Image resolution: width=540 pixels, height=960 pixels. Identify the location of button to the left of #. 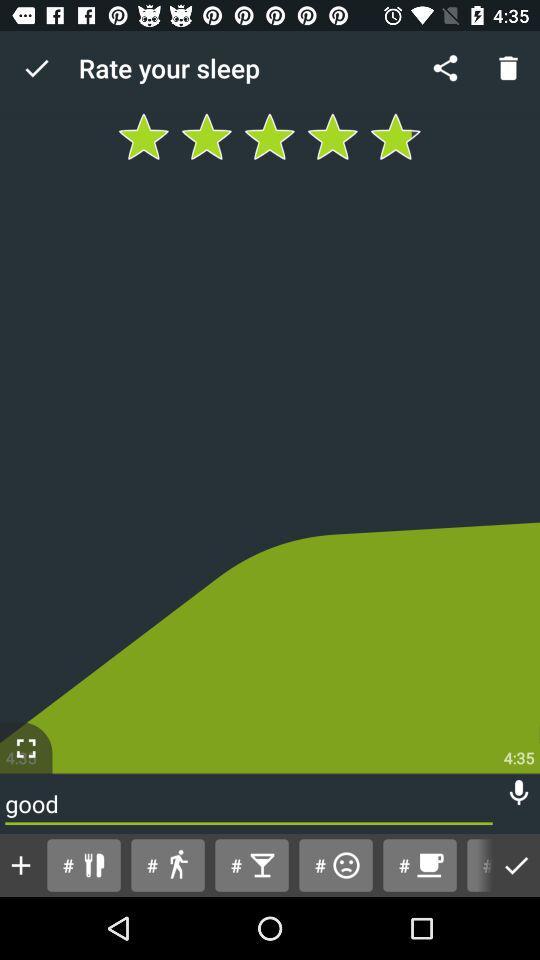
(20, 864).